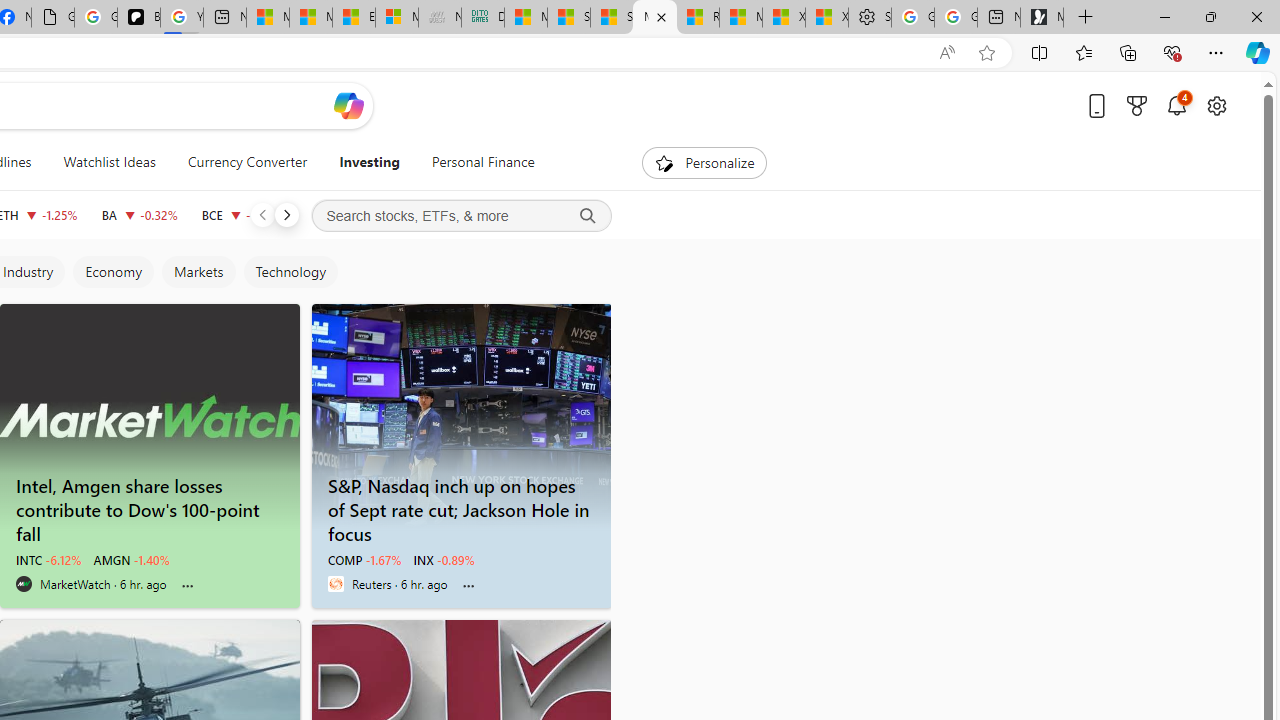  What do you see at coordinates (138, 214) in the screenshot?
I see `'BA THE BOEING COMPANY decrease 172.87 -0.56 -0.32%'` at bounding box center [138, 214].